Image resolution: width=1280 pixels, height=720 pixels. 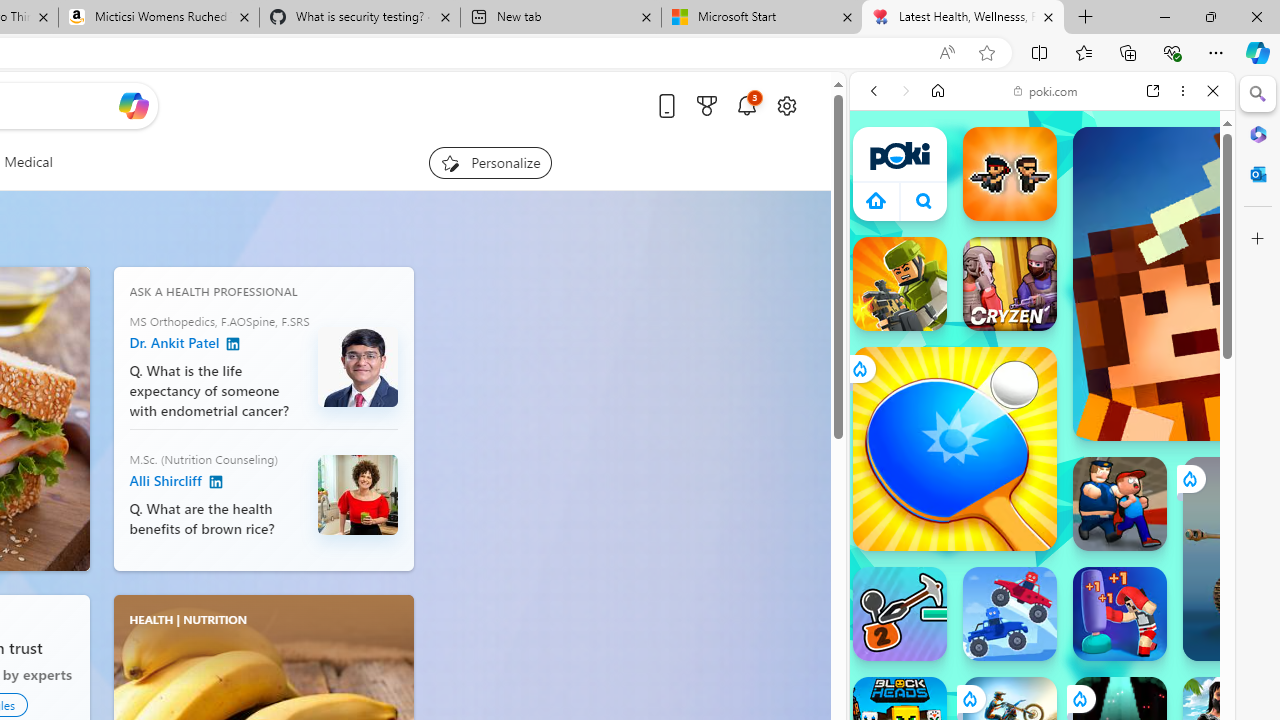 What do you see at coordinates (1041, 666) in the screenshot?
I see `'Sports Games'` at bounding box center [1041, 666].